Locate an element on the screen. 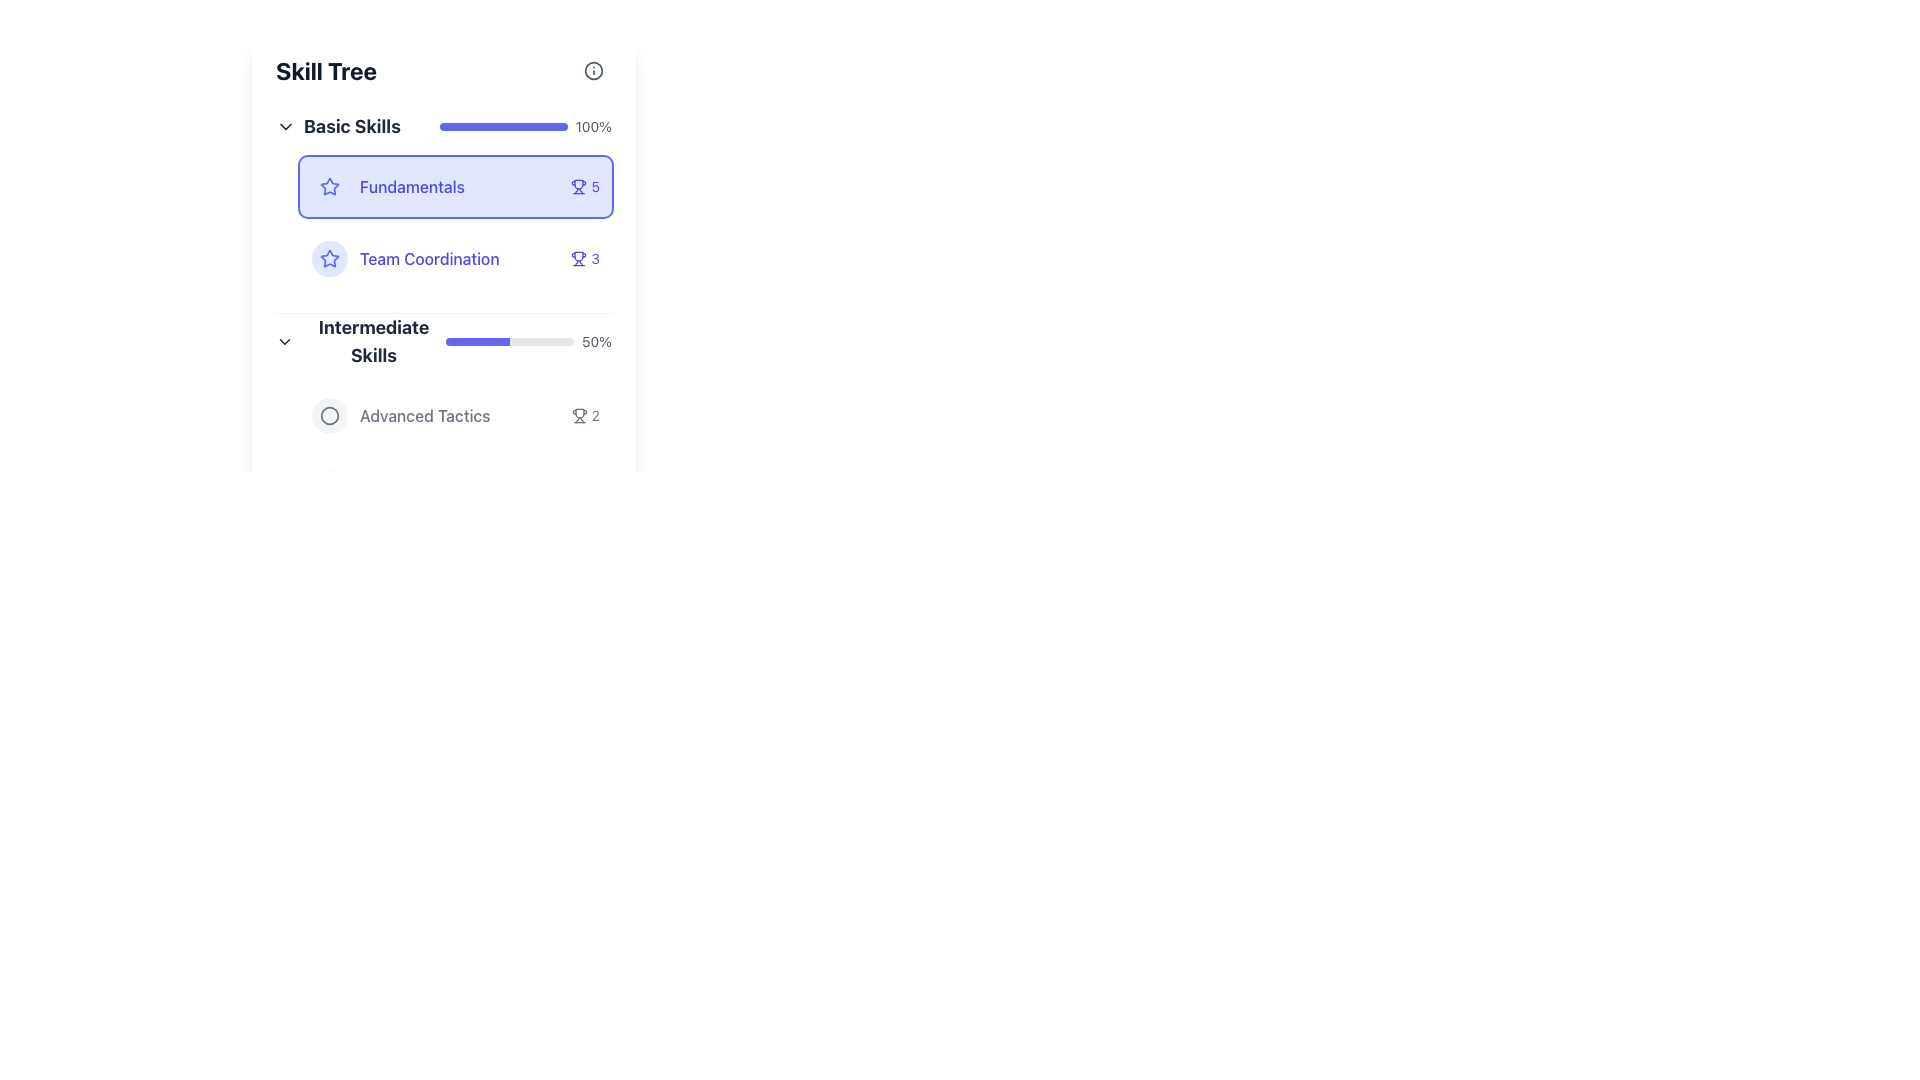 The image size is (1920, 1080). the 'Fundamentals' text label located in the 'Basic Skills' section of the skill tree interface, which is the second item in the list after a star icon is located at coordinates (411, 186).